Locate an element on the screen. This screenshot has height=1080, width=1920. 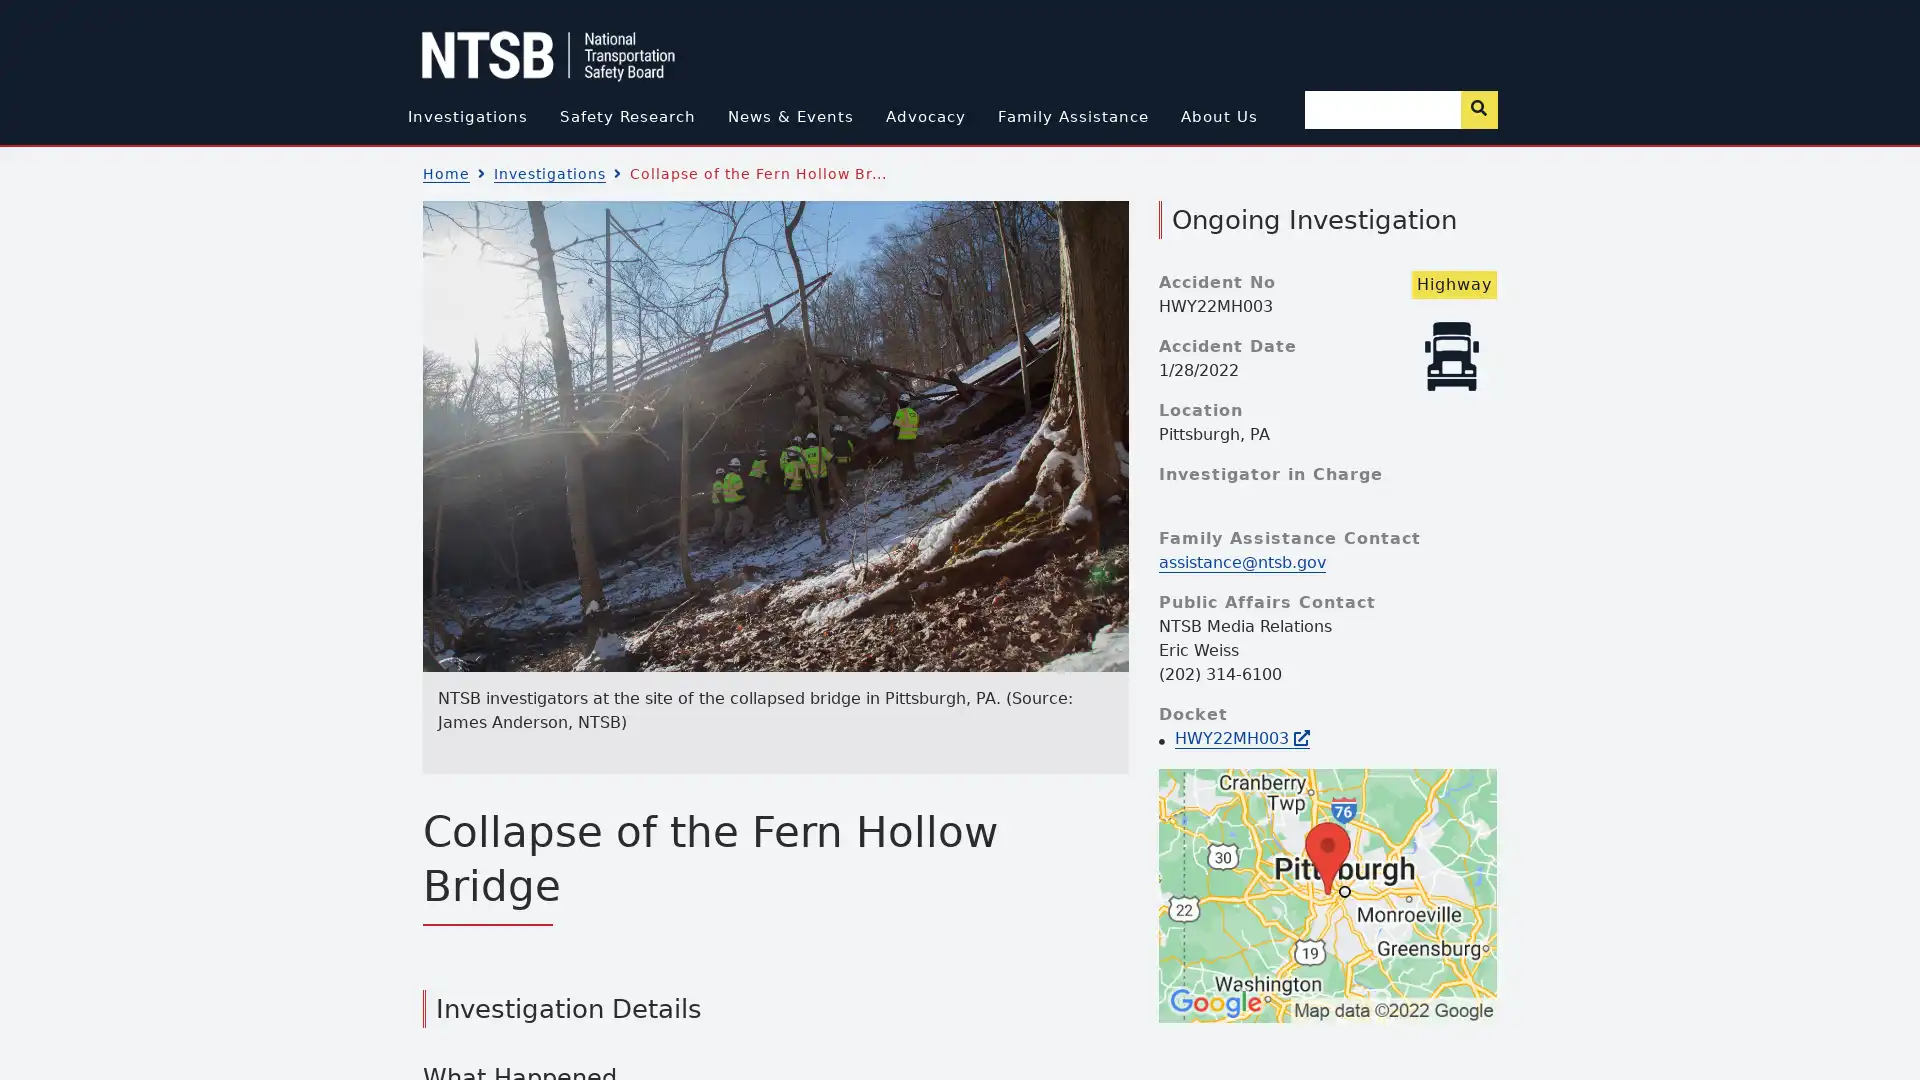
Safety Research is located at coordinates (626, 117).